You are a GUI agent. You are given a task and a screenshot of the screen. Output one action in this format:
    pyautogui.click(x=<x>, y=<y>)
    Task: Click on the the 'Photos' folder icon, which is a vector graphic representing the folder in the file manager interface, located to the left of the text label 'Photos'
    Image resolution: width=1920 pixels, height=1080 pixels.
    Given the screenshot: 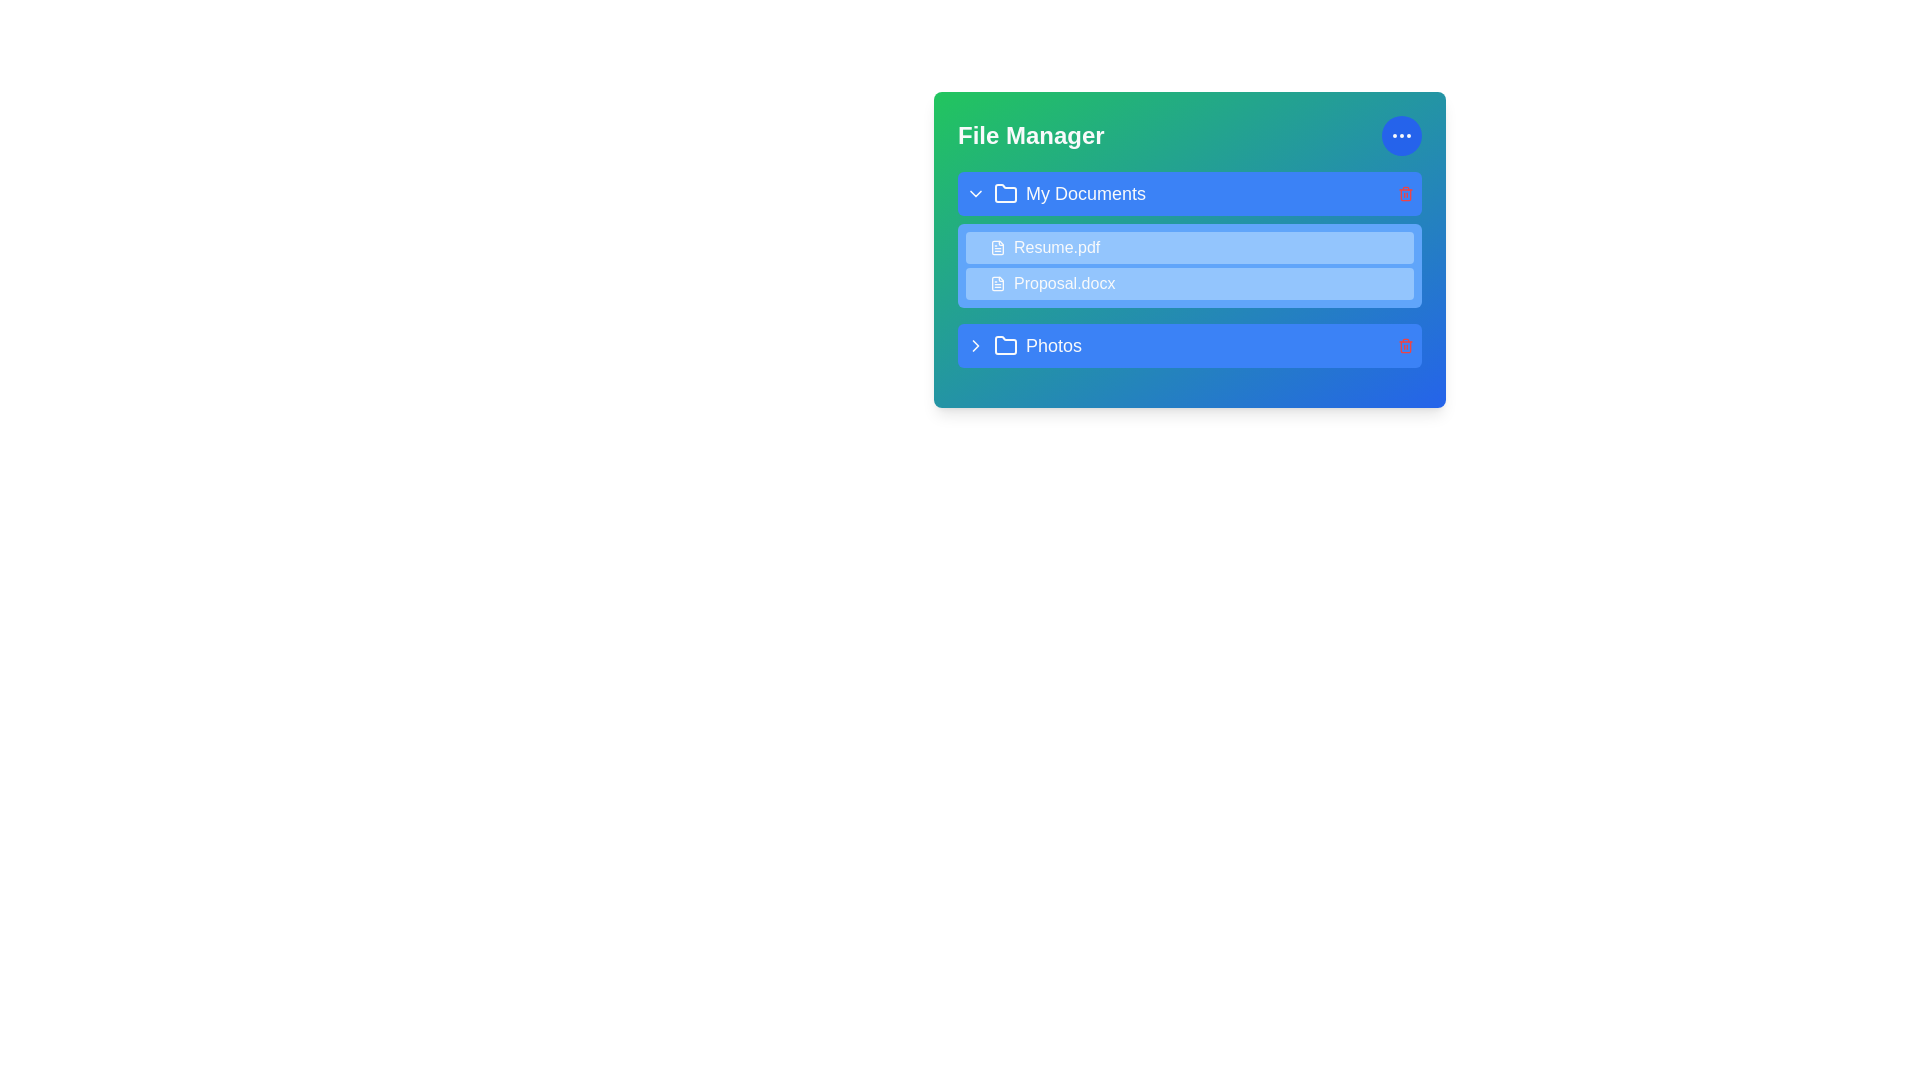 What is the action you would take?
    pyautogui.click(x=1006, y=344)
    